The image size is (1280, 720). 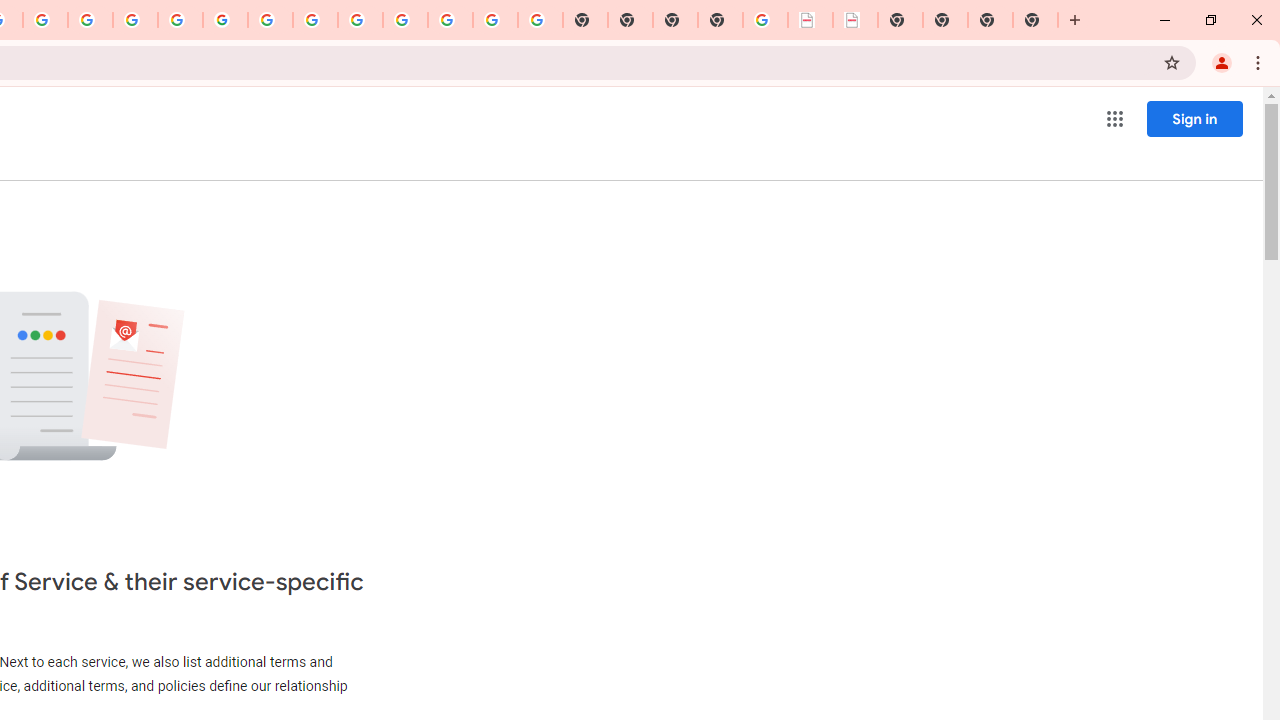 I want to click on 'New Tab', so click(x=720, y=20).